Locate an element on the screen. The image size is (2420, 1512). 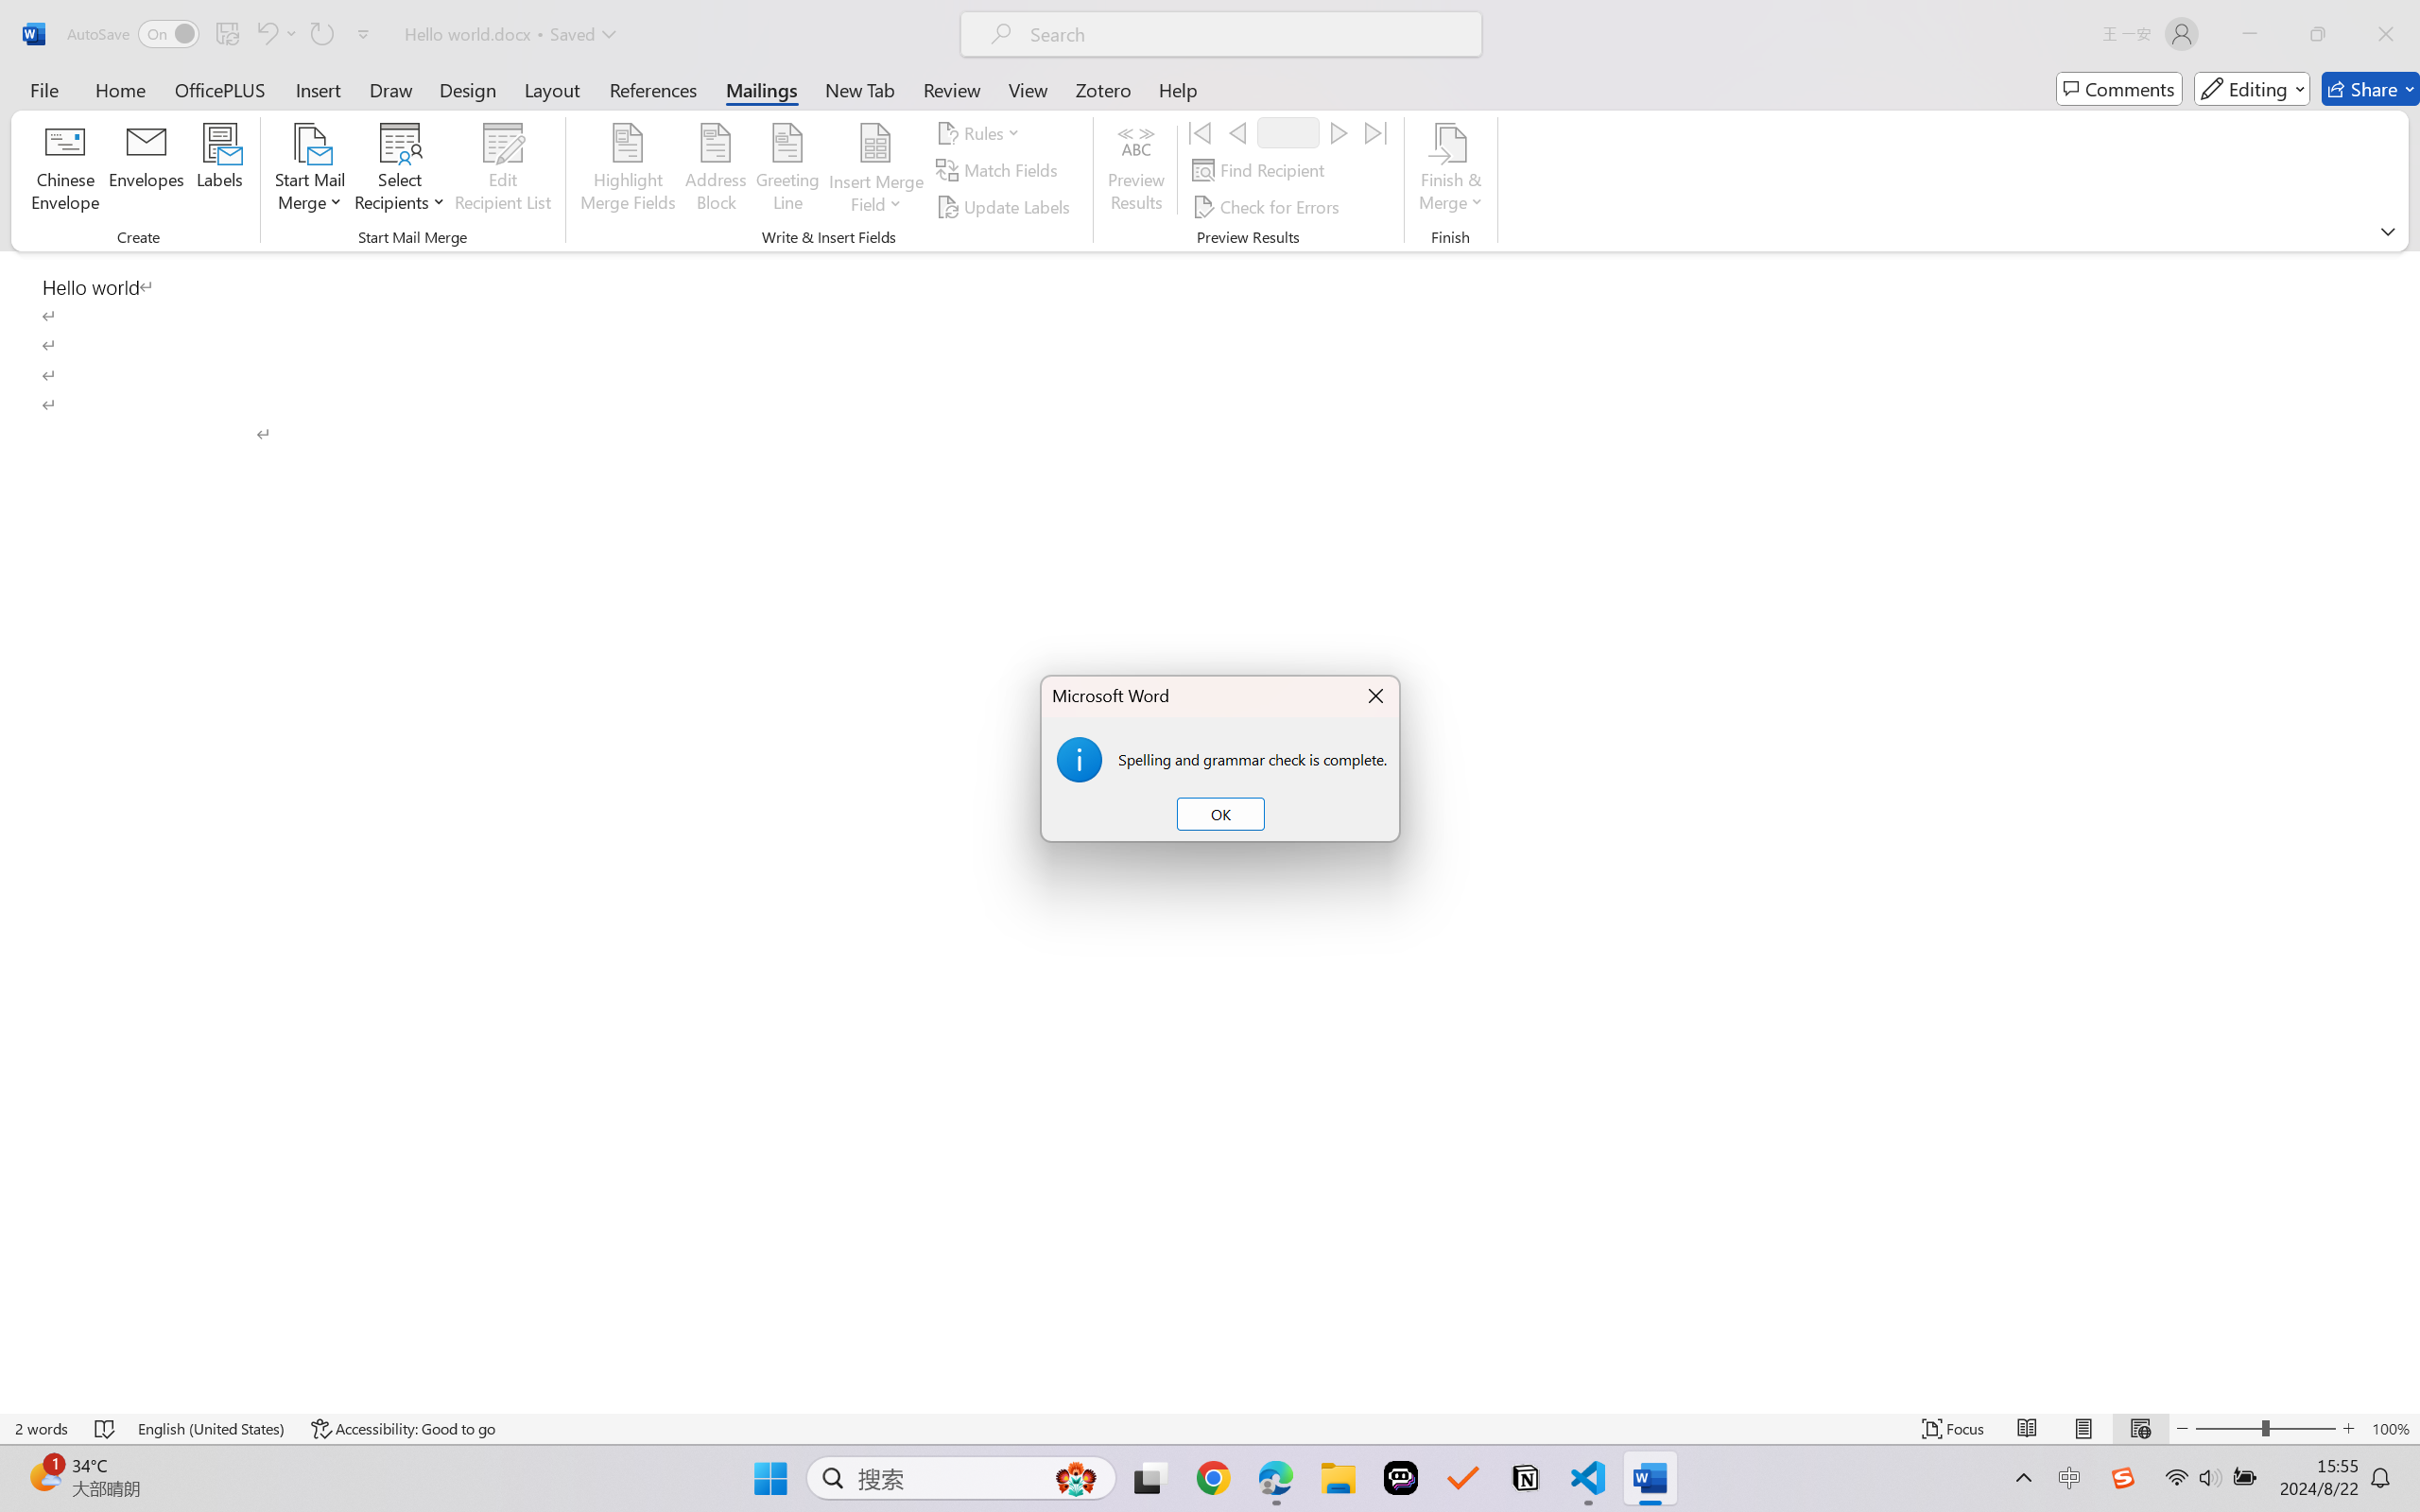
'Comments' is located at coordinates (2118, 88).